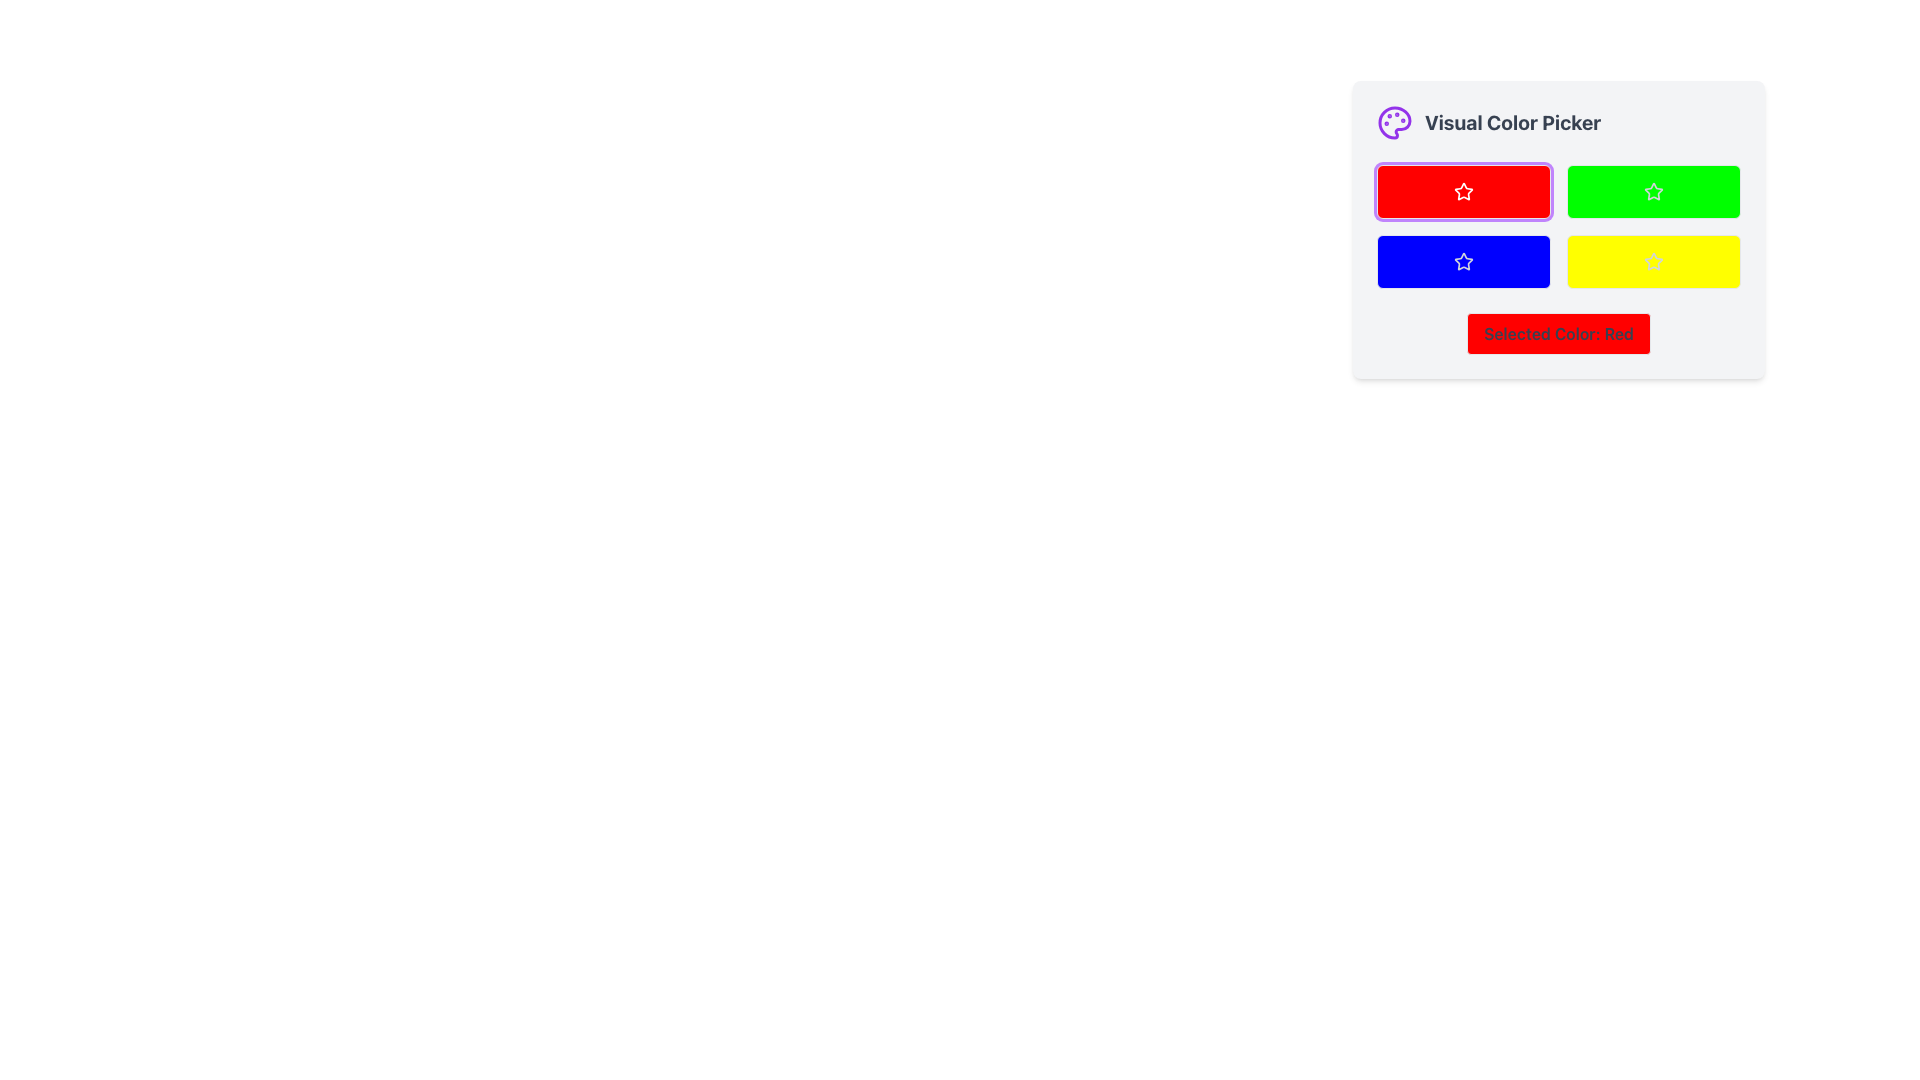  What do you see at coordinates (1464, 261) in the screenshot?
I see `the blue color selection button in the Visual Color Picker section for keyboard interaction` at bounding box center [1464, 261].